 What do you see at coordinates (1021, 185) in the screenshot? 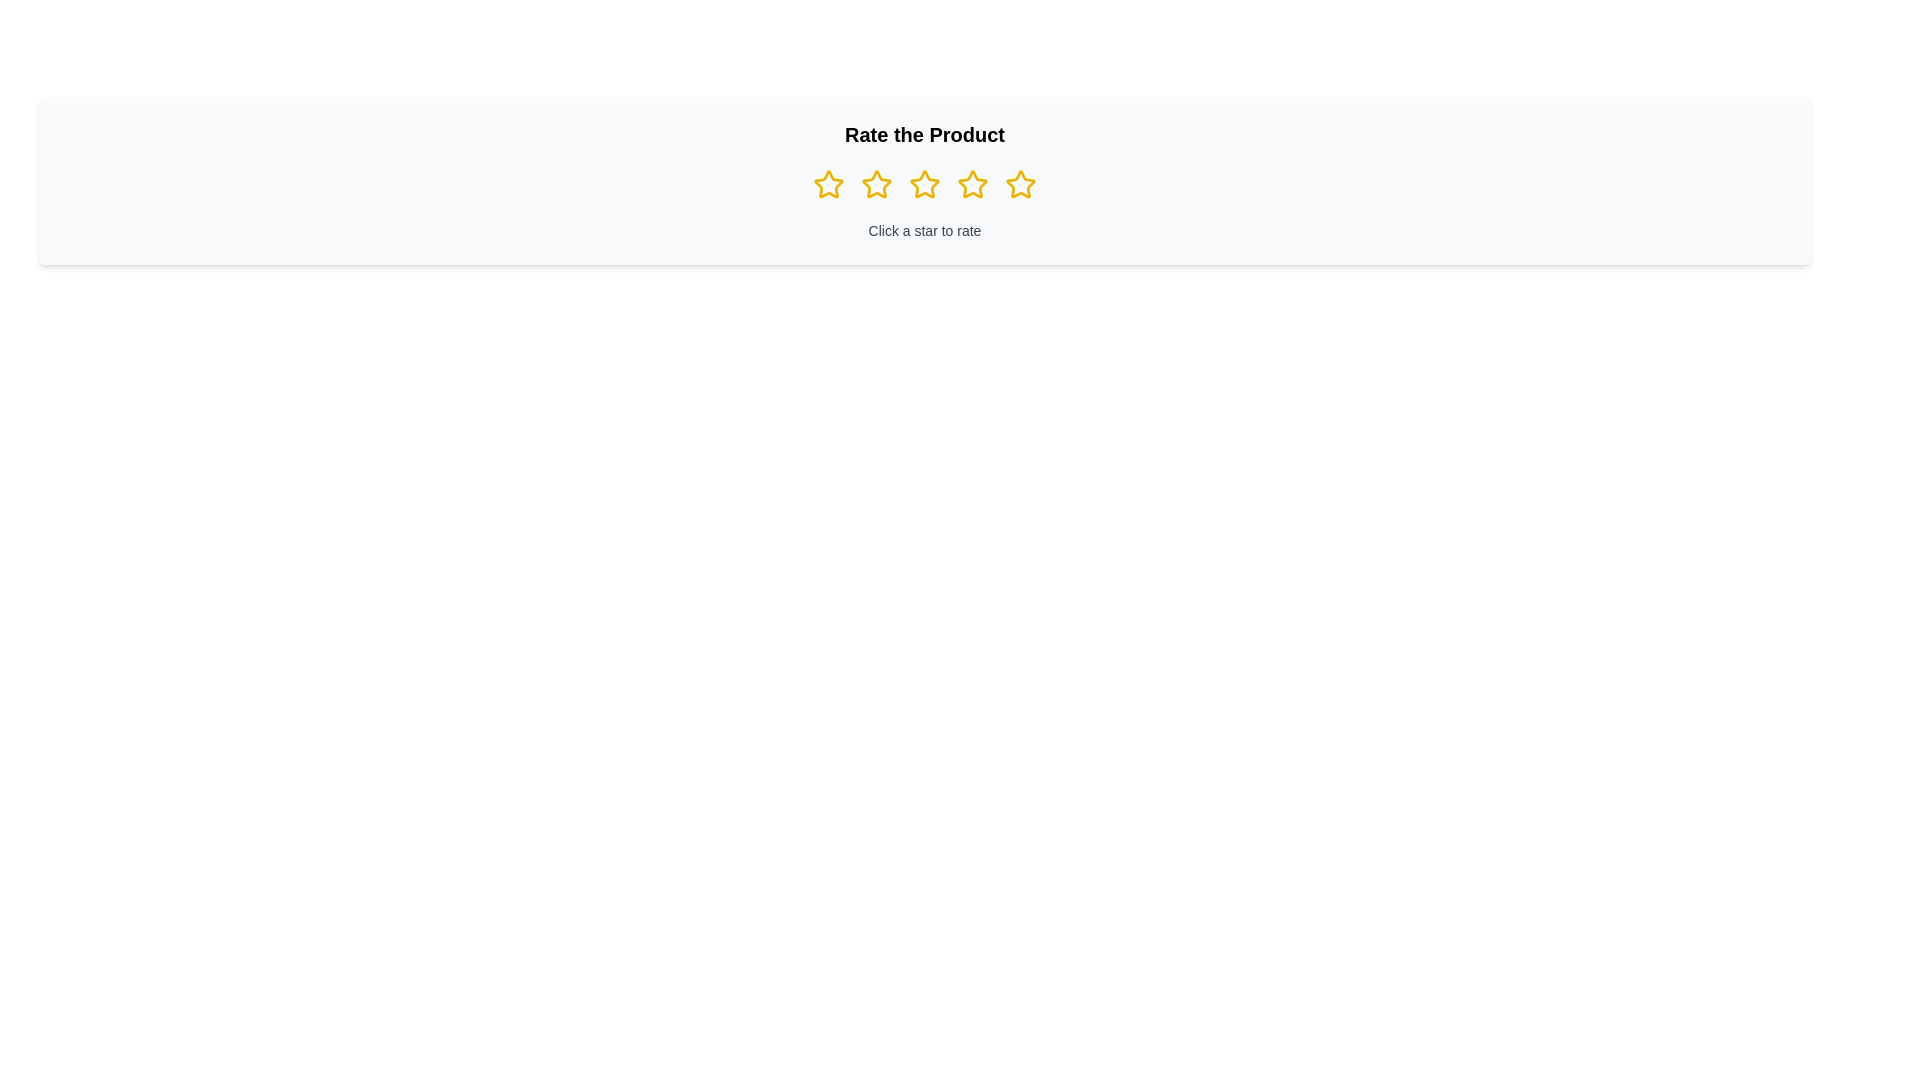
I see `the fifth star icon` at bounding box center [1021, 185].